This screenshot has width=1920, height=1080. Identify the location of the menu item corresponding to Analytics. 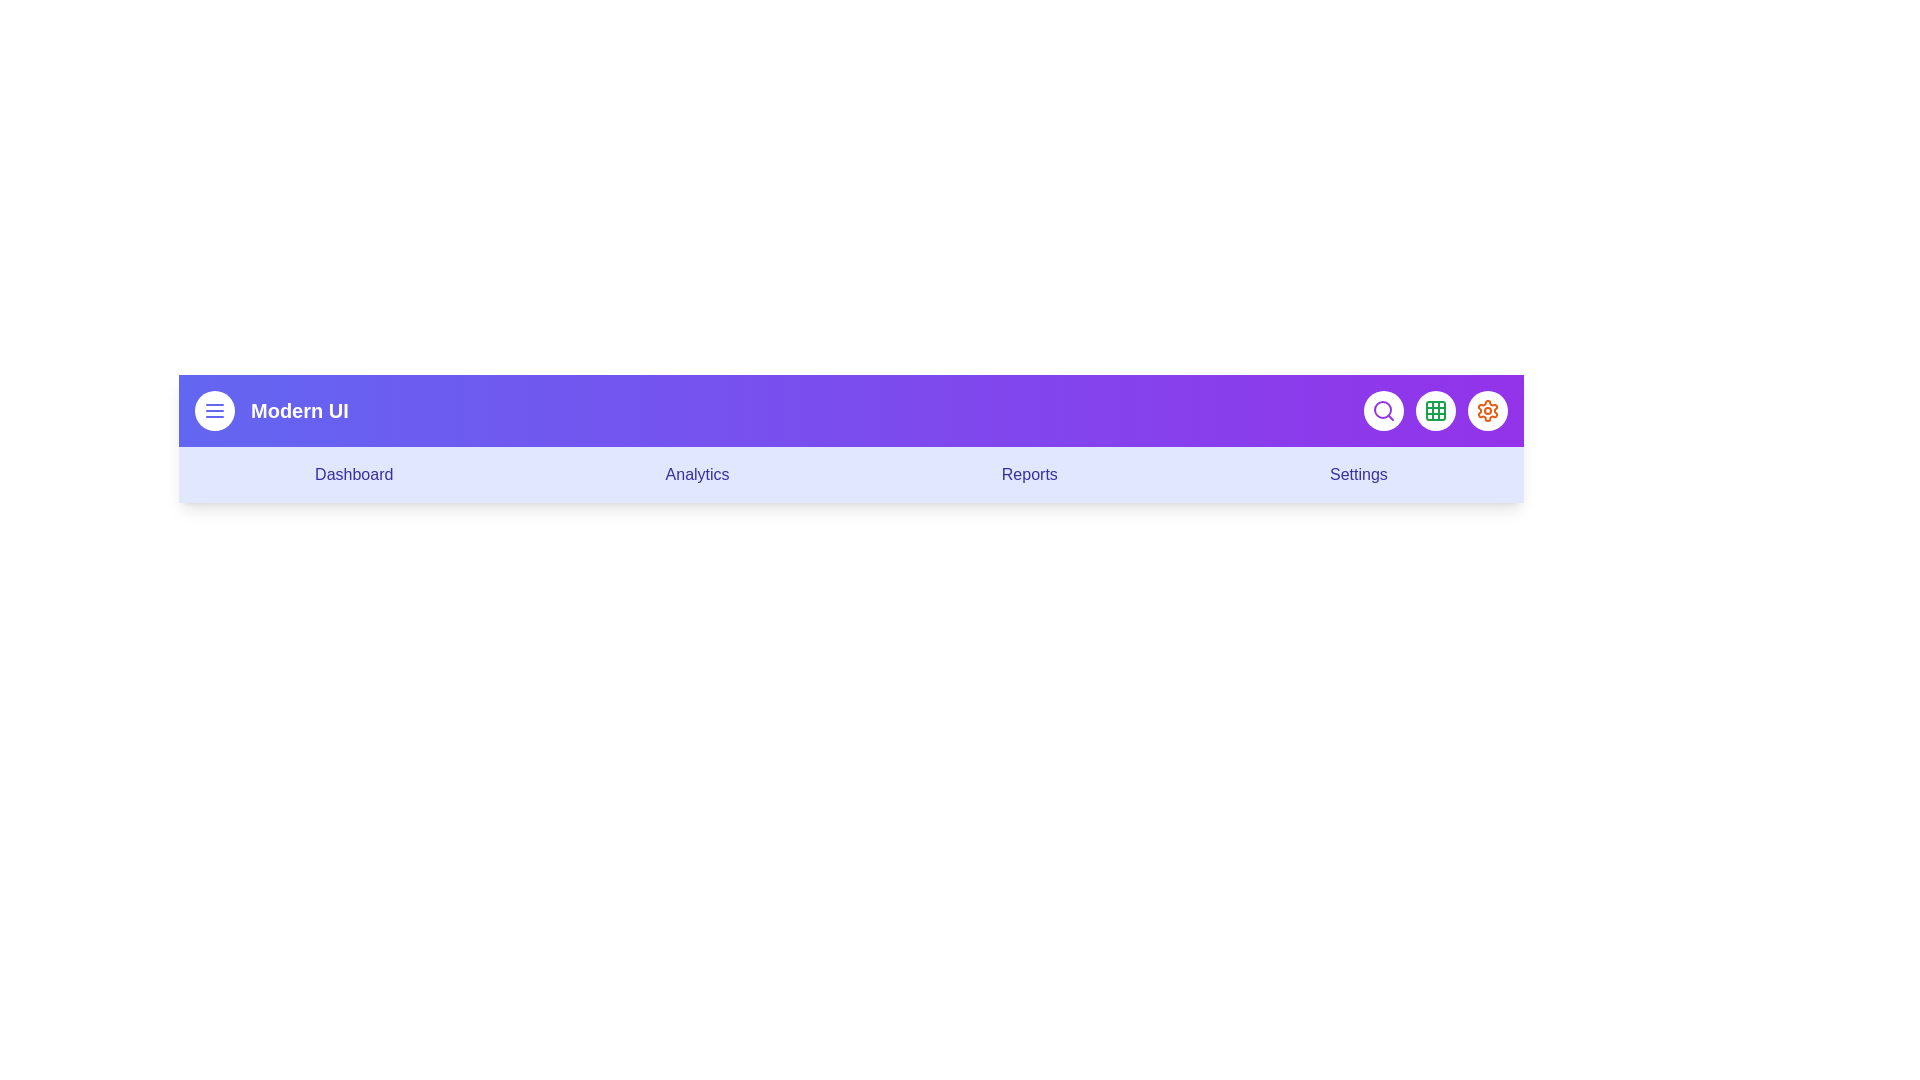
(697, 474).